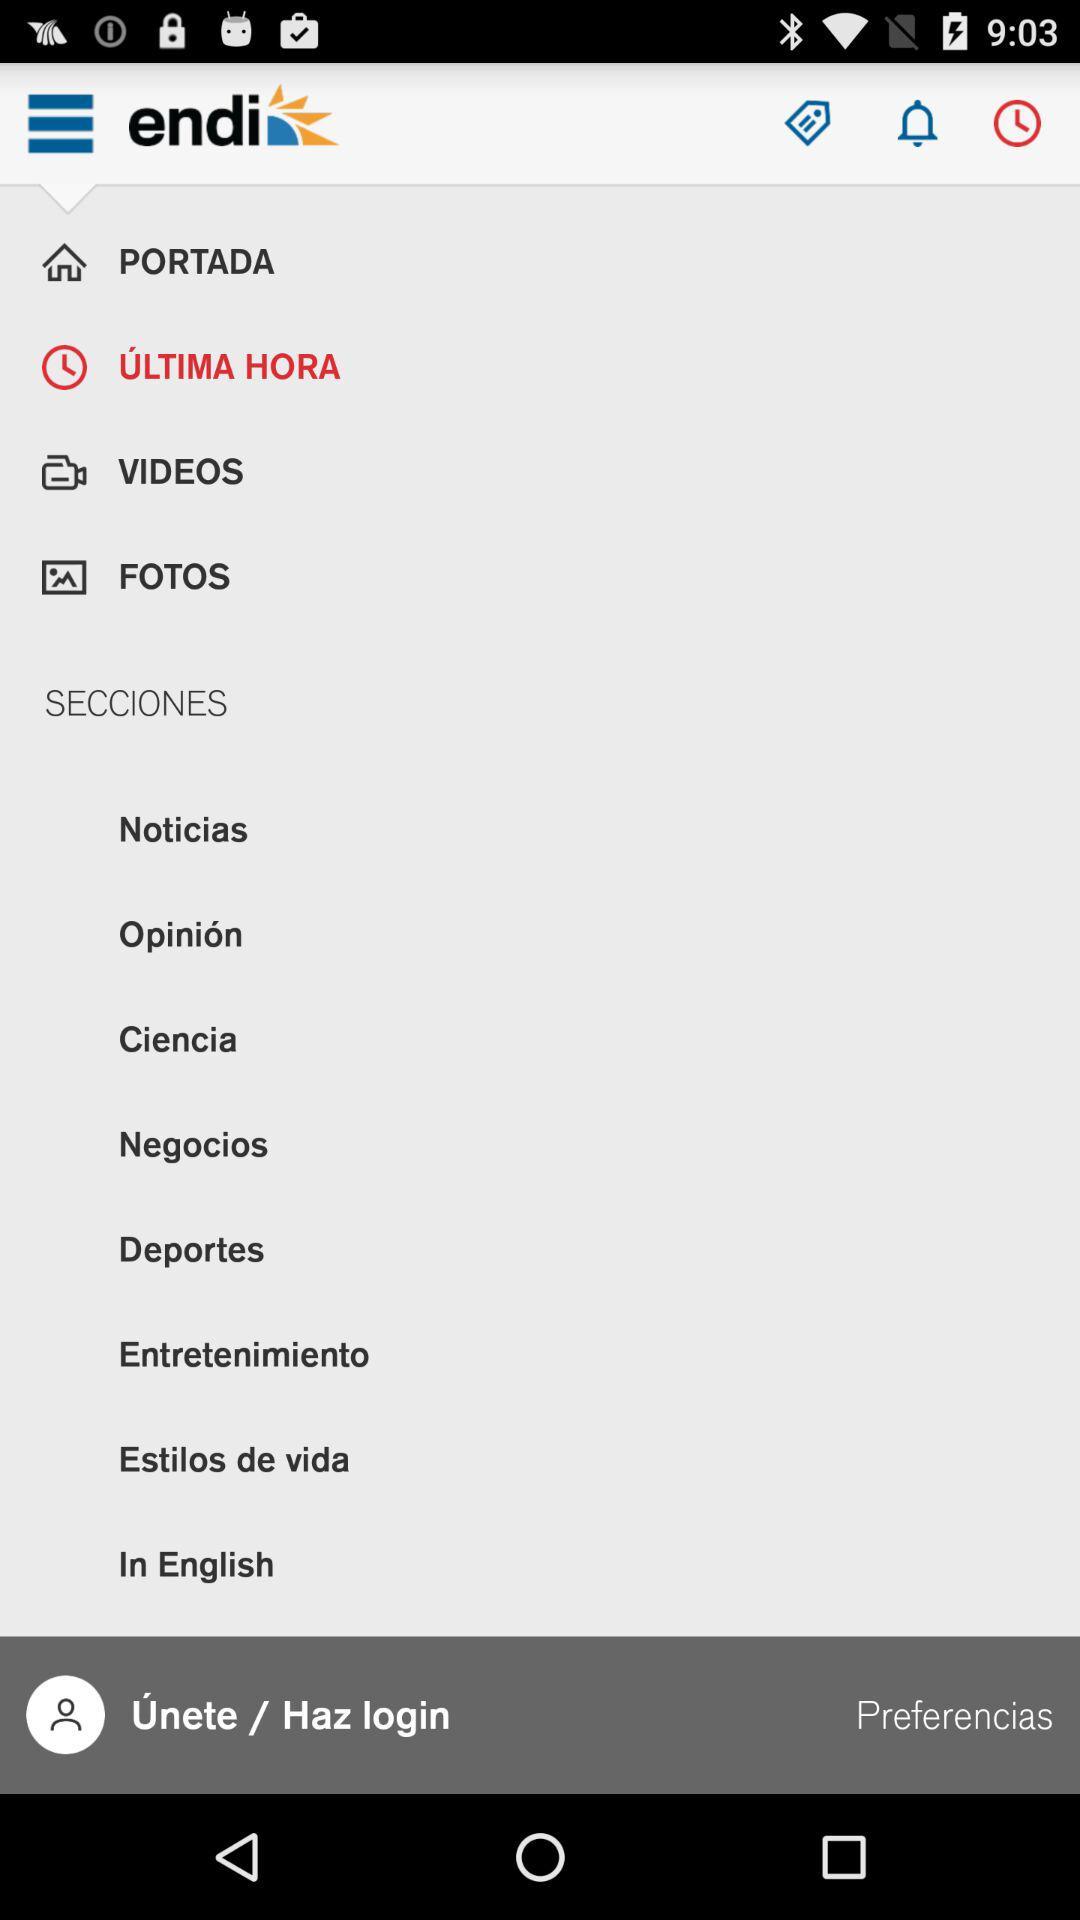  I want to click on the time icon, so click(1017, 131).